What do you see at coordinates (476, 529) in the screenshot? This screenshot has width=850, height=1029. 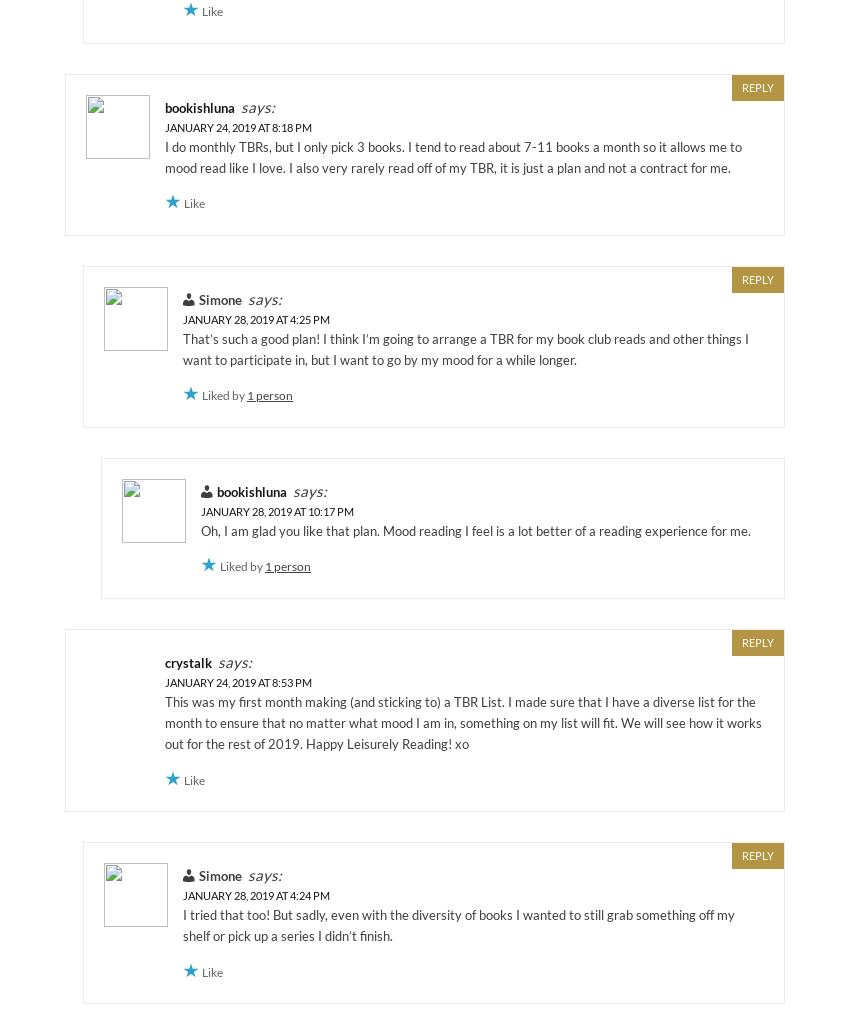 I see `'Oh, I am glad you like that plan. Mood reading I feel is a lot better of a reading experience for me.'` at bounding box center [476, 529].